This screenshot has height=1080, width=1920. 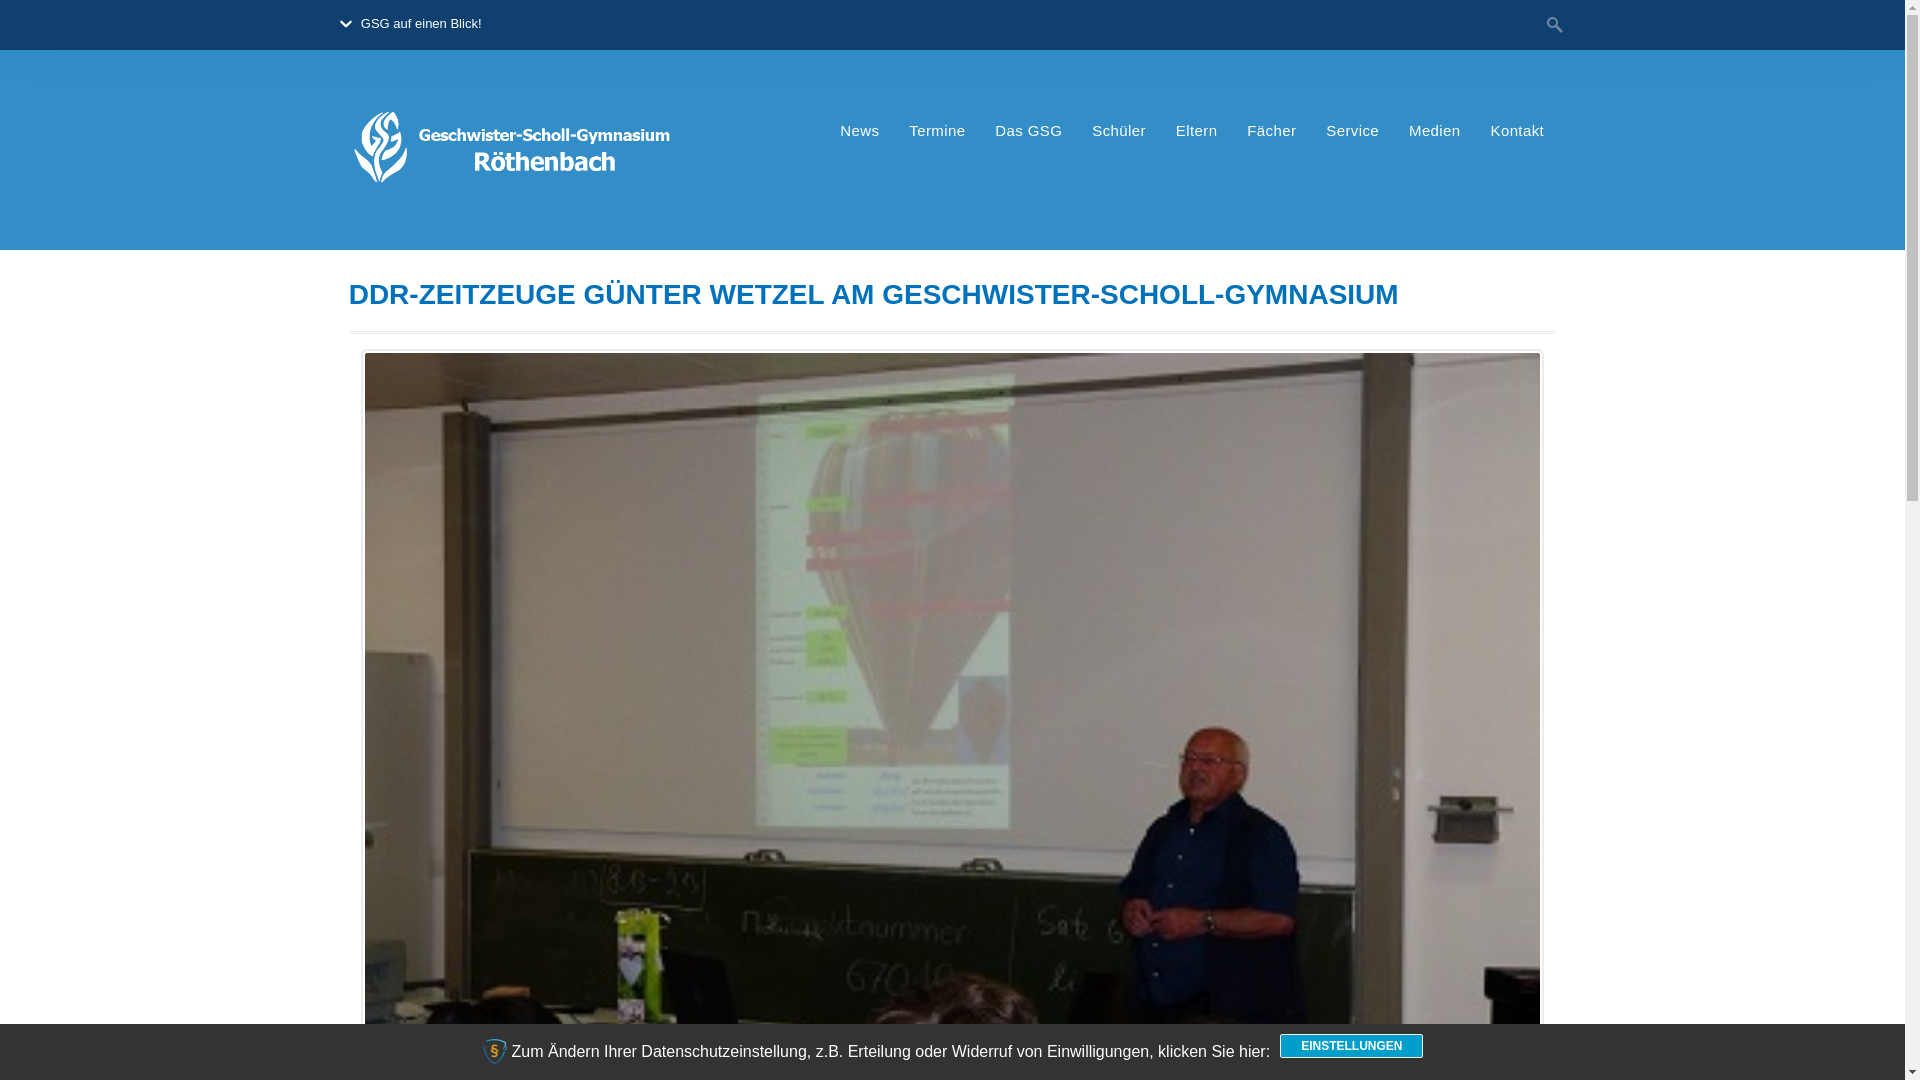 What do you see at coordinates (1516, 131) in the screenshot?
I see `'Kontakt'` at bounding box center [1516, 131].